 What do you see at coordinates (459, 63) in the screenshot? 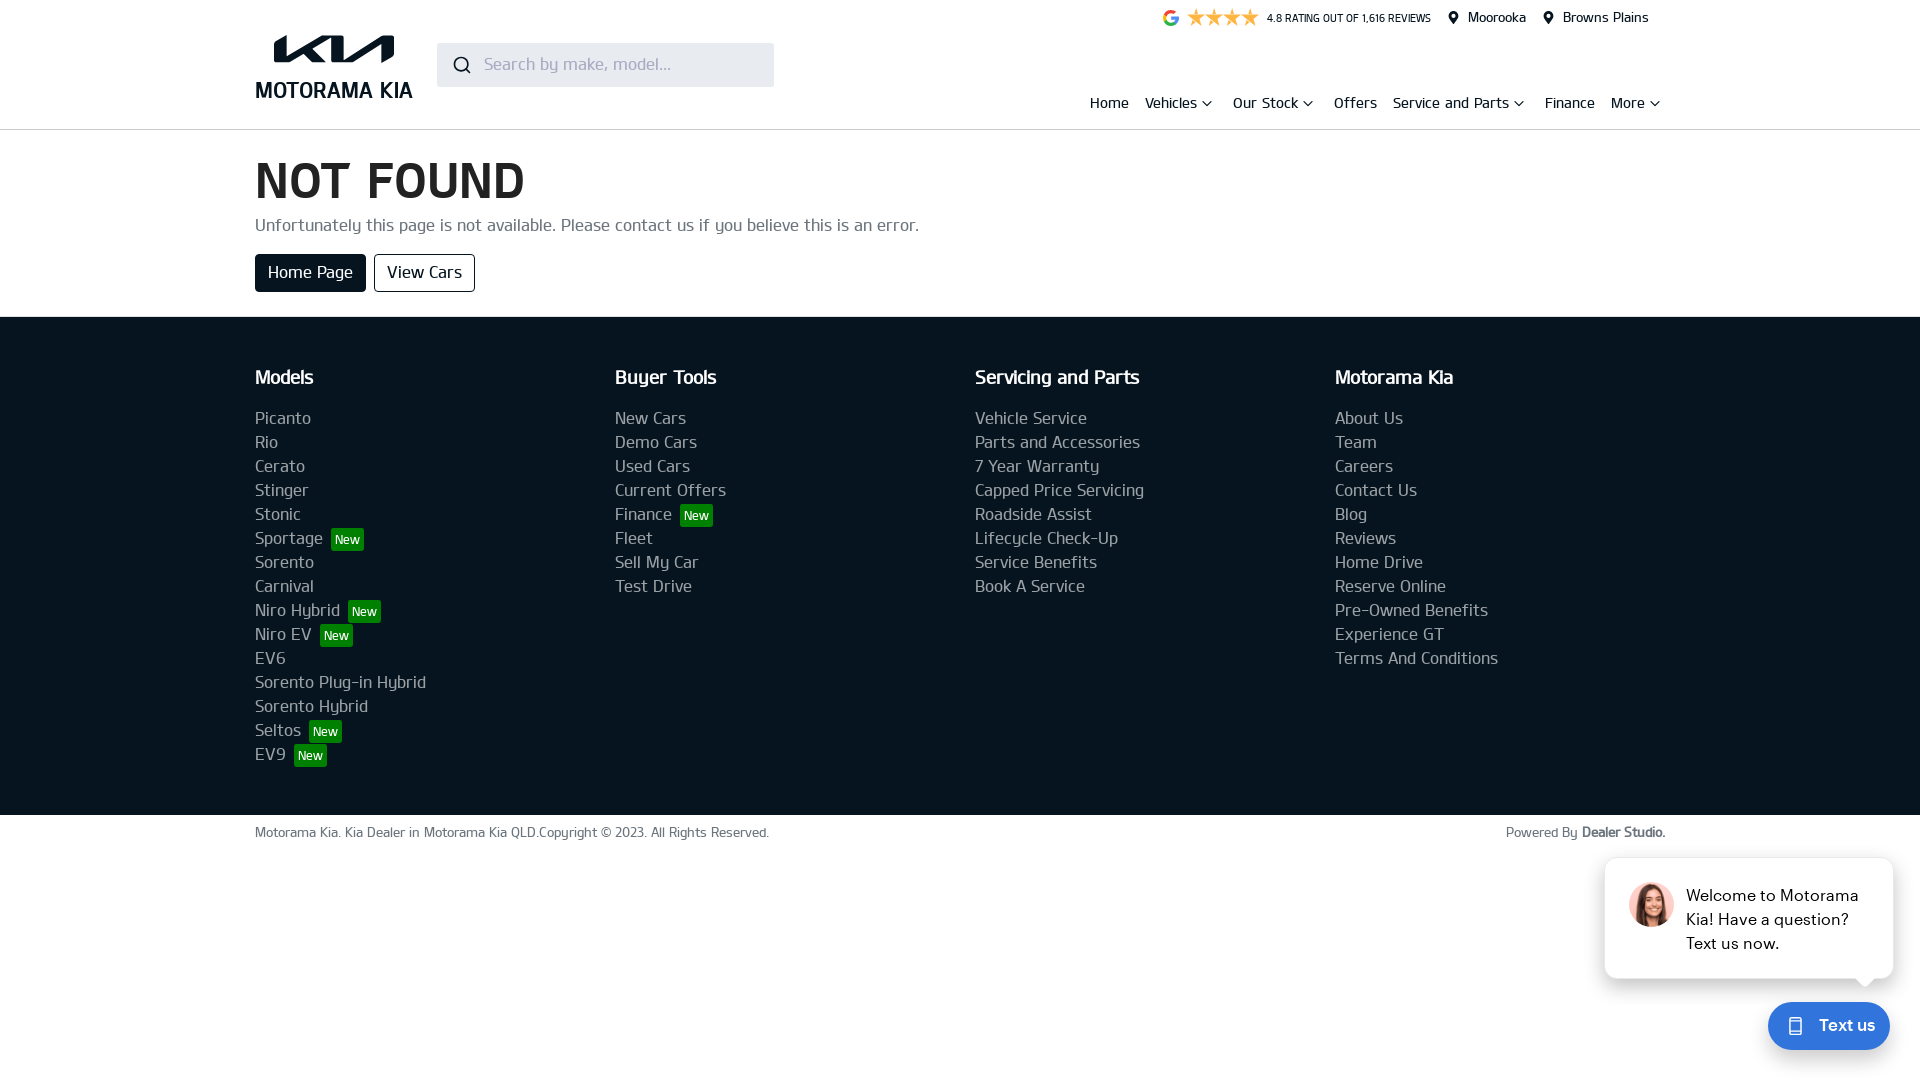
I see `'Submit'` at bounding box center [459, 63].